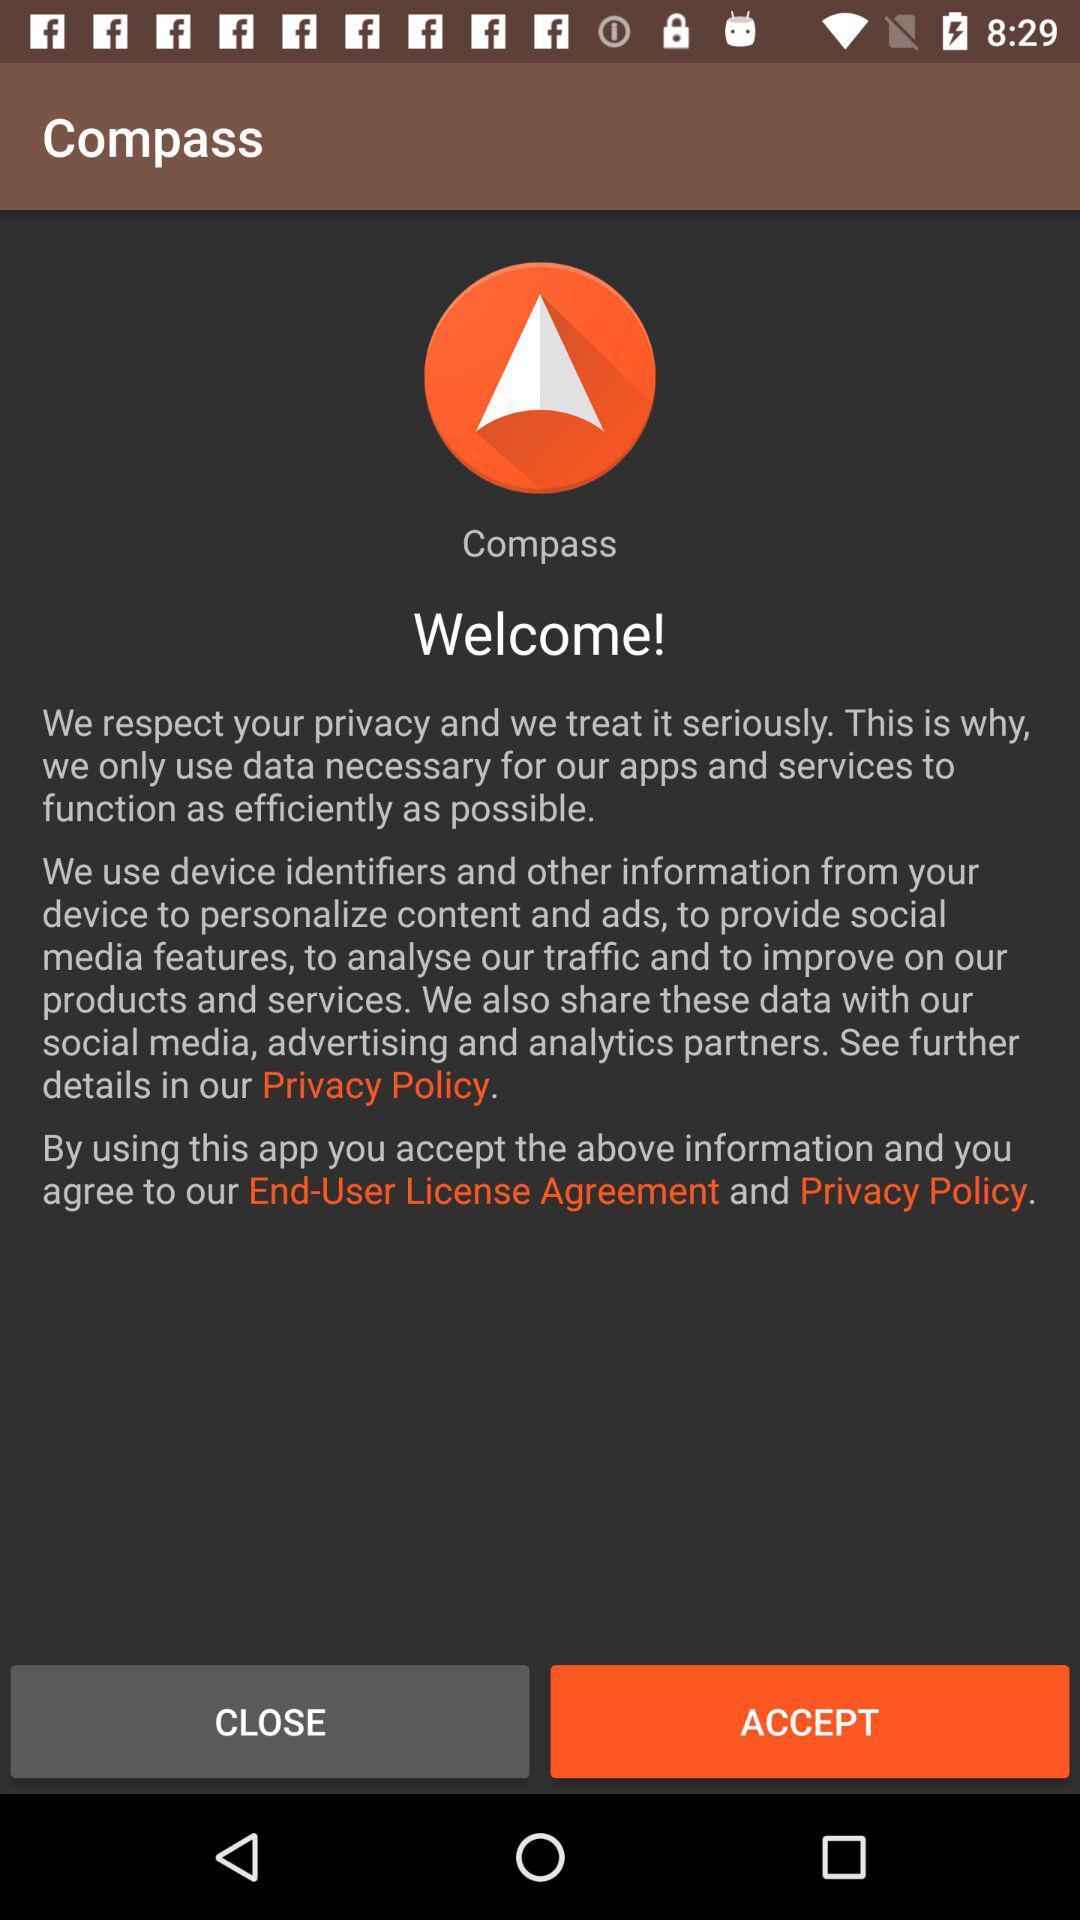 The width and height of the screenshot is (1080, 1920). Describe the element at coordinates (270, 1720) in the screenshot. I see `close` at that location.